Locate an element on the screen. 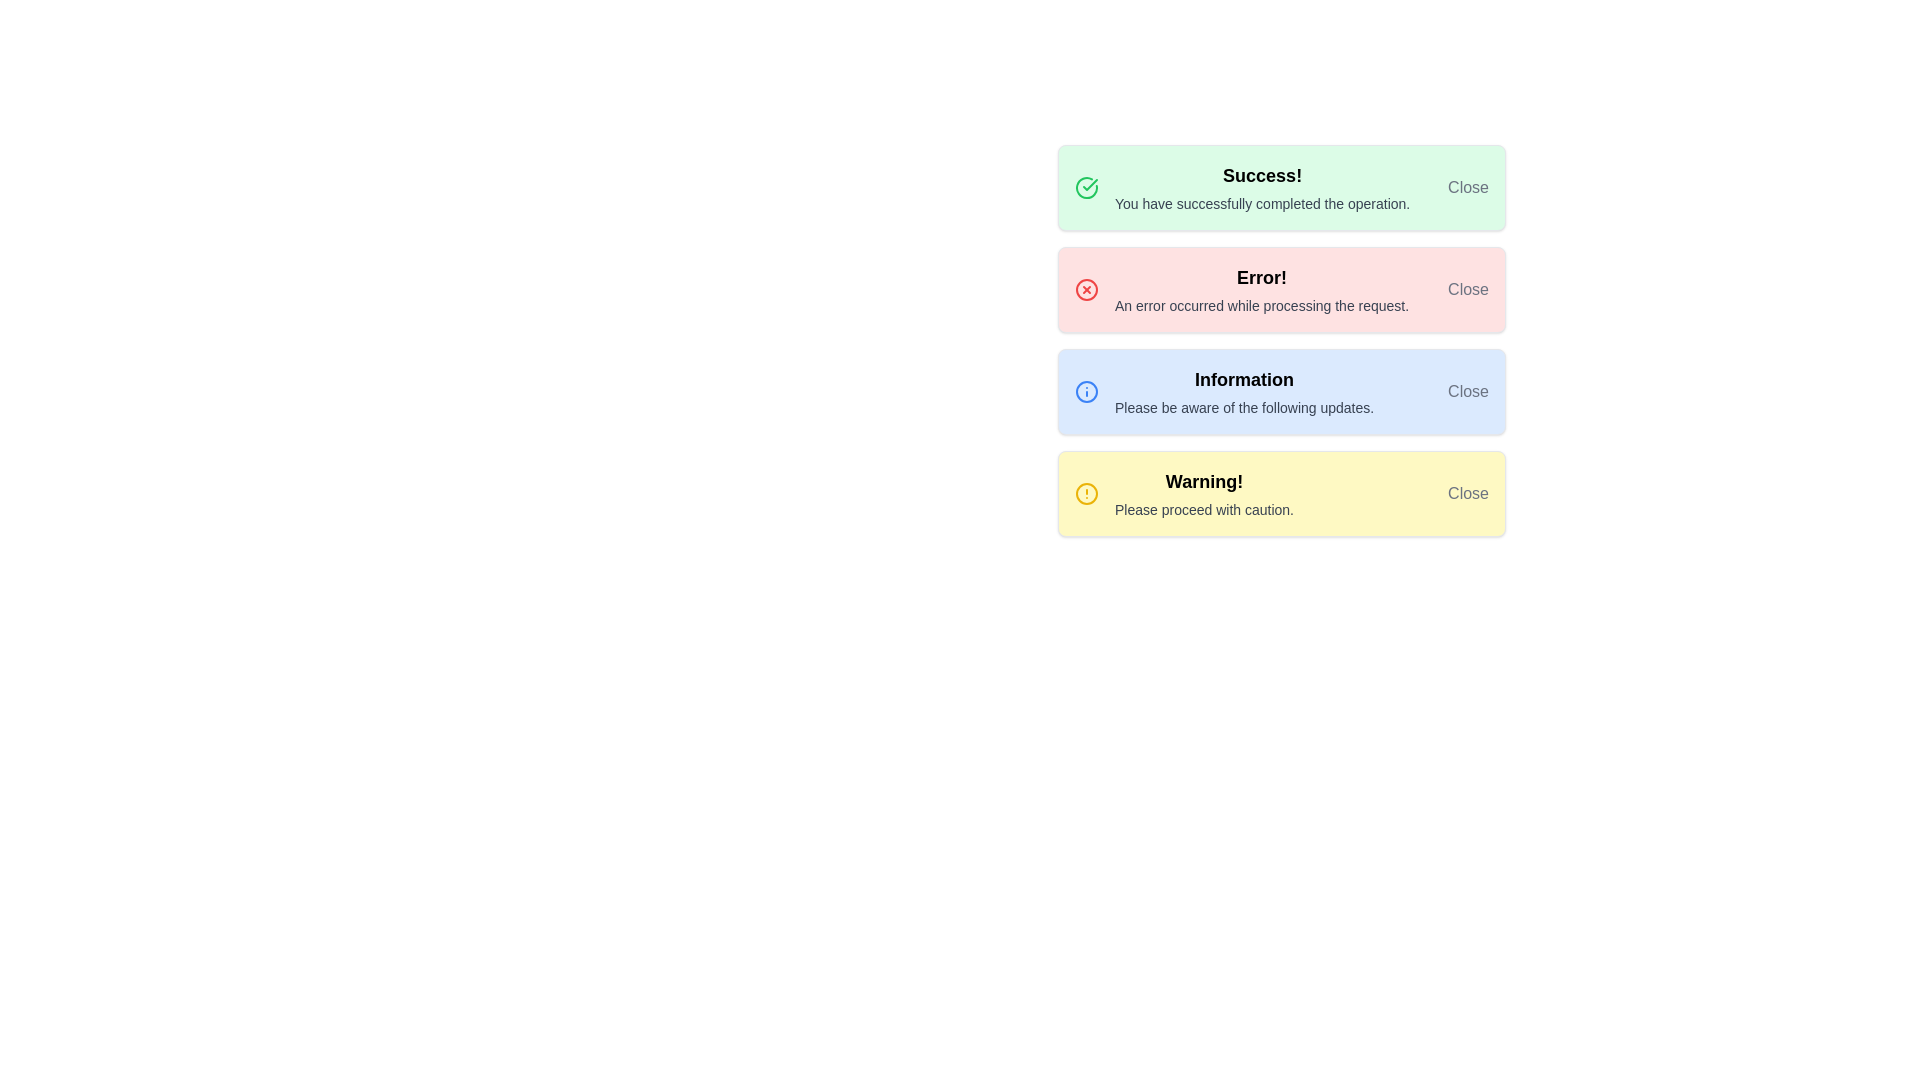 The height and width of the screenshot is (1080, 1920). the 'Close' button located in the top-right corner of the green-bordered notification box is located at coordinates (1468, 188).